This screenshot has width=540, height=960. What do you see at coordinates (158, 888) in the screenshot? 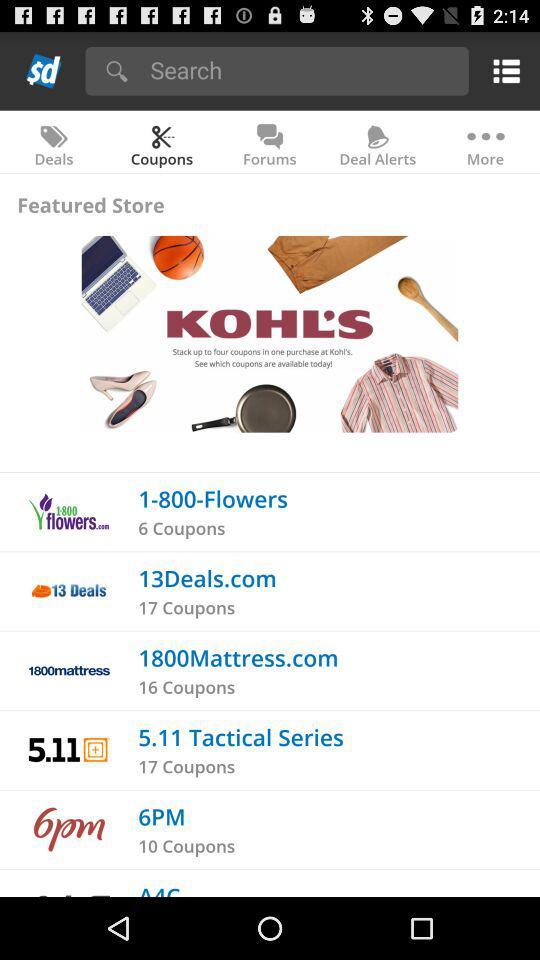
I see `the a4c` at bounding box center [158, 888].